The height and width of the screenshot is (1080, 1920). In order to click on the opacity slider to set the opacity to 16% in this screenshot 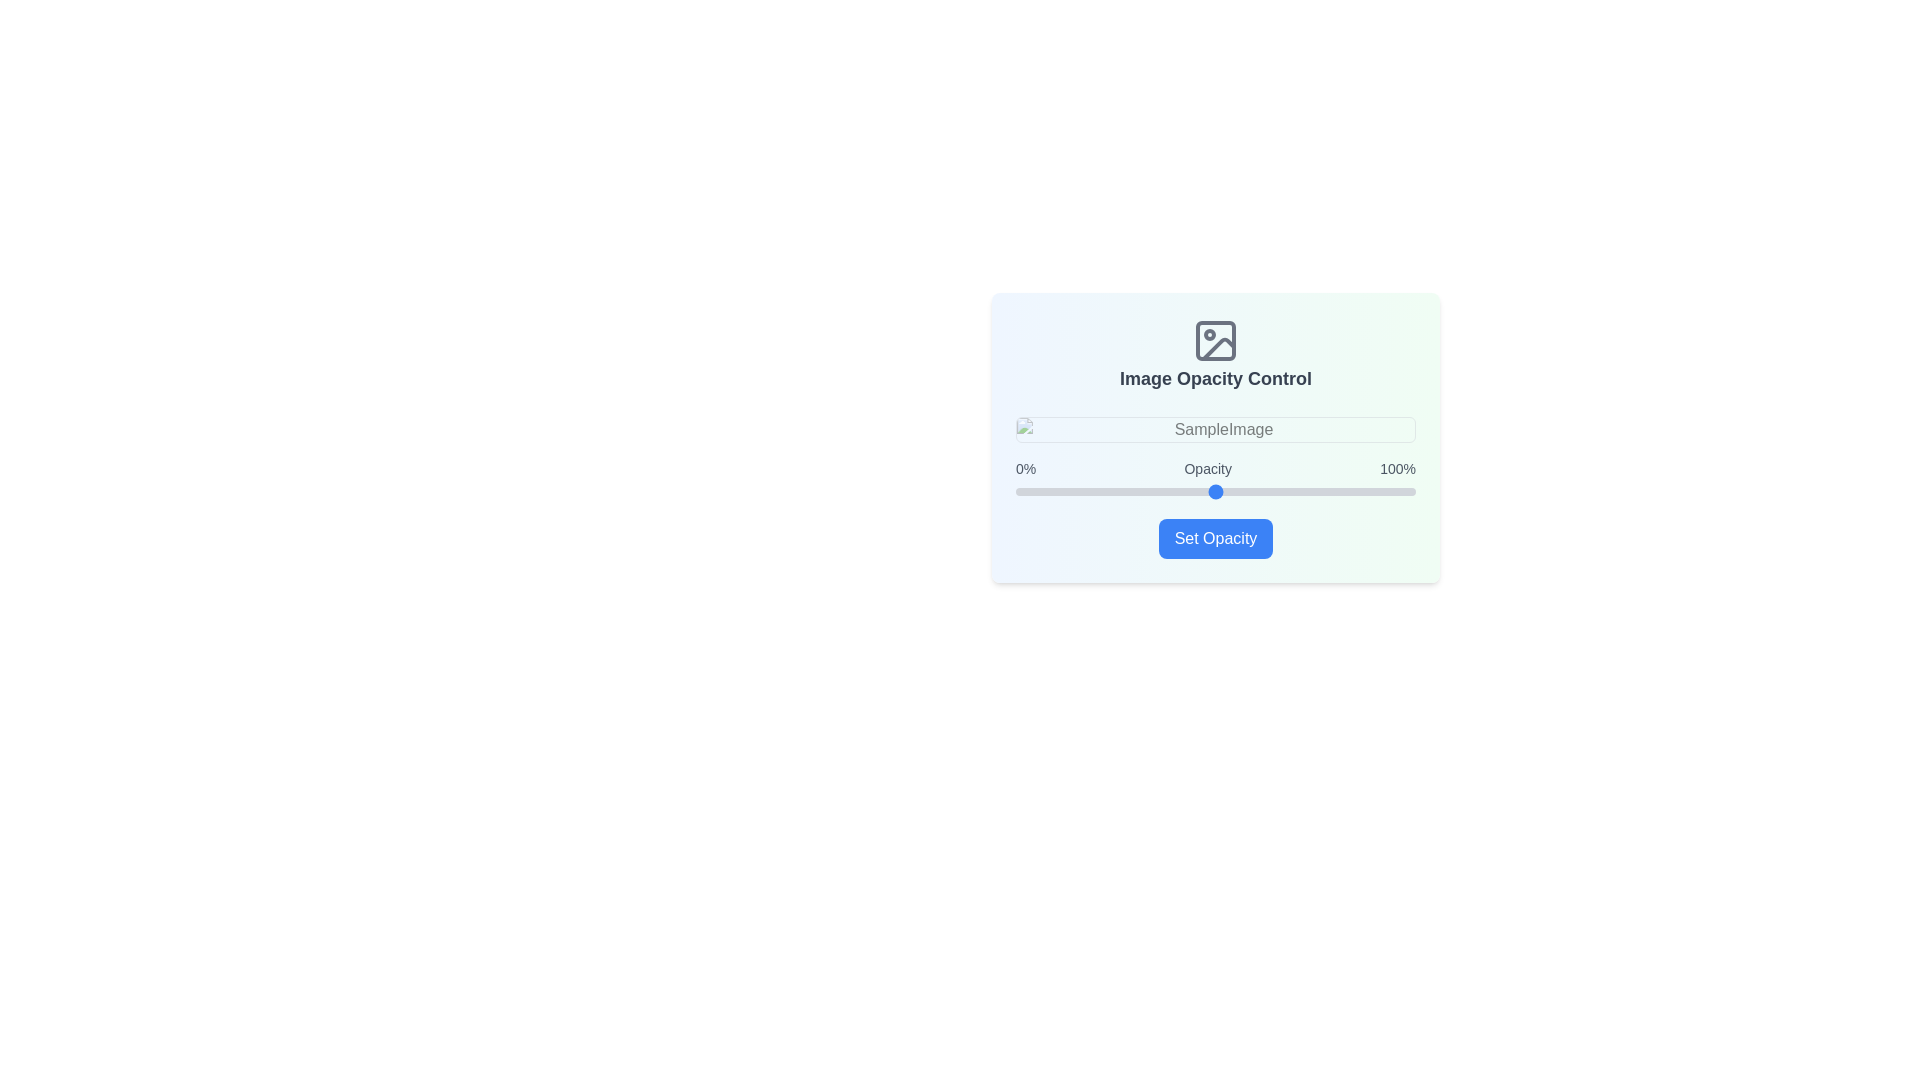, I will do `click(1079, 492)`.